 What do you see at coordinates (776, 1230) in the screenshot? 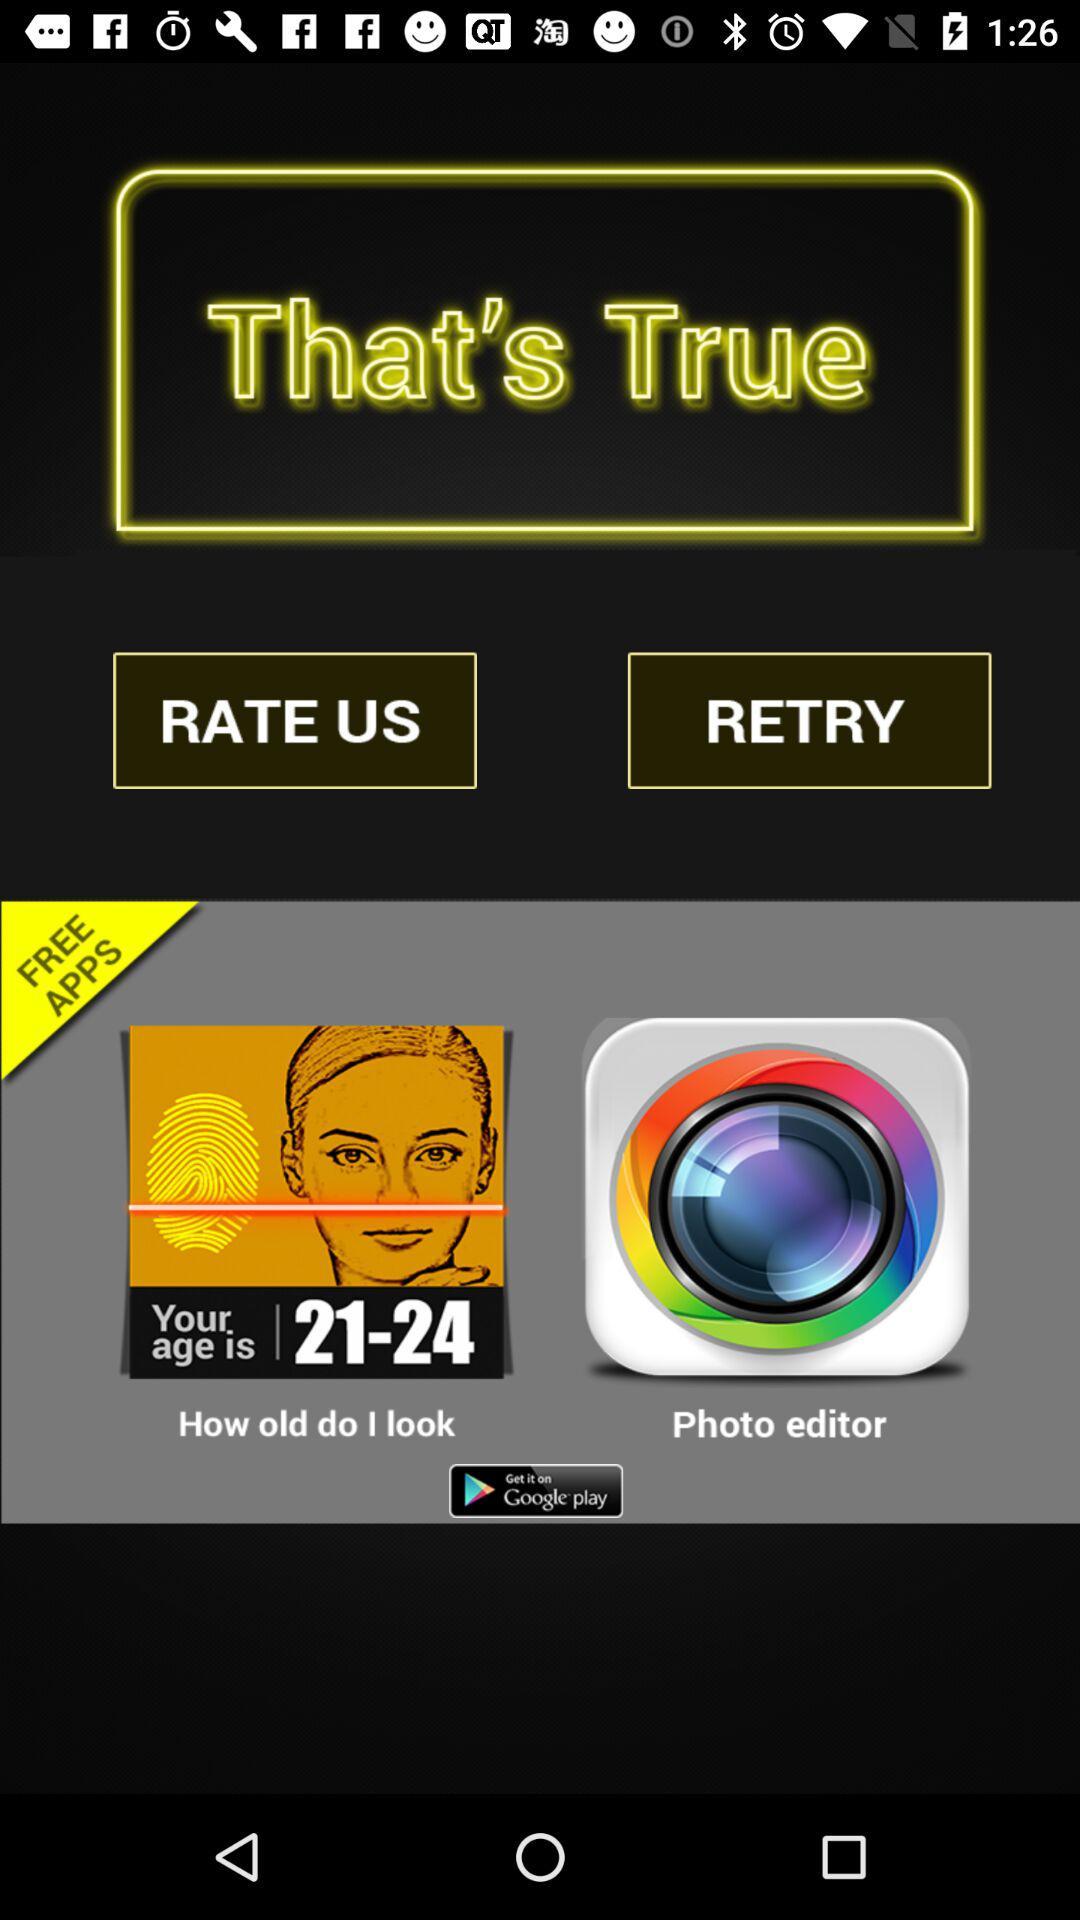
I see `photo editor option` at bounding box center [776, 1230].